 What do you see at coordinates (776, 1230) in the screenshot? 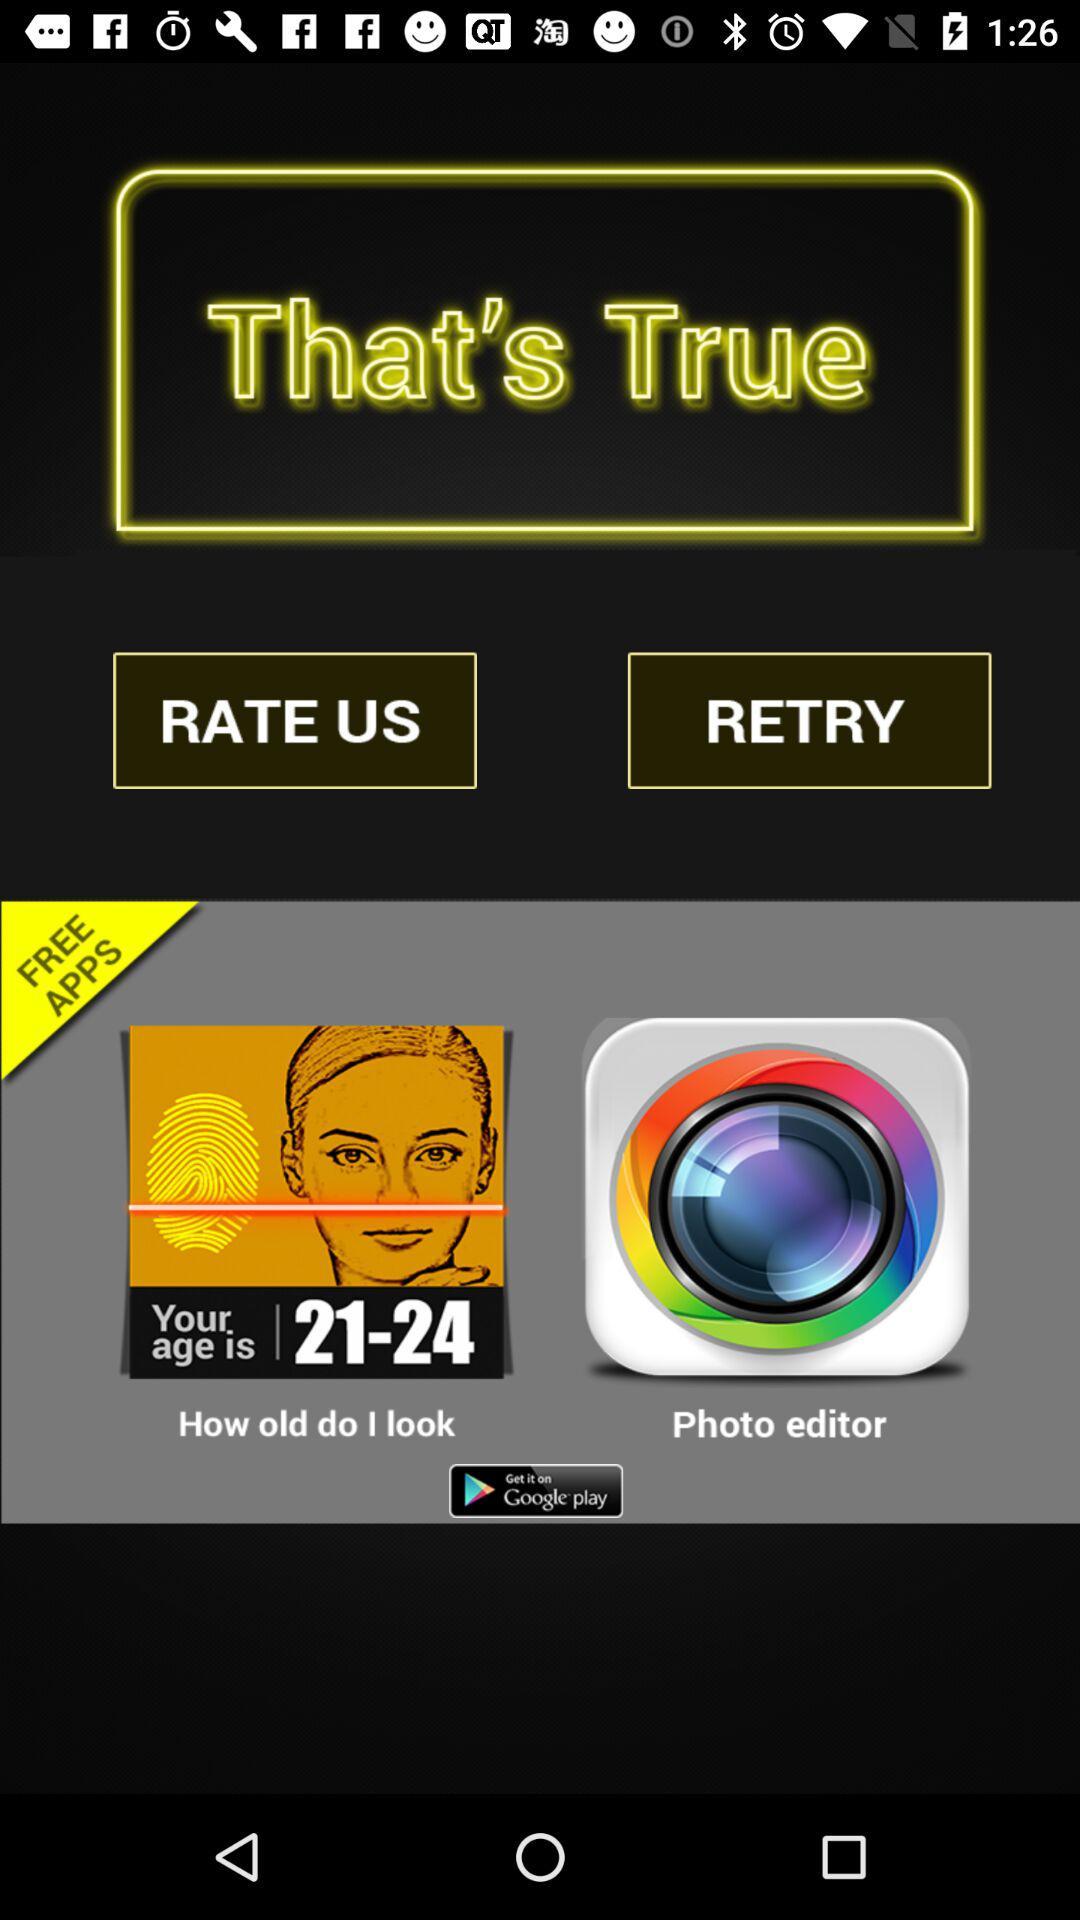
I see `photo editor option` at bounding box center [776, 1230].